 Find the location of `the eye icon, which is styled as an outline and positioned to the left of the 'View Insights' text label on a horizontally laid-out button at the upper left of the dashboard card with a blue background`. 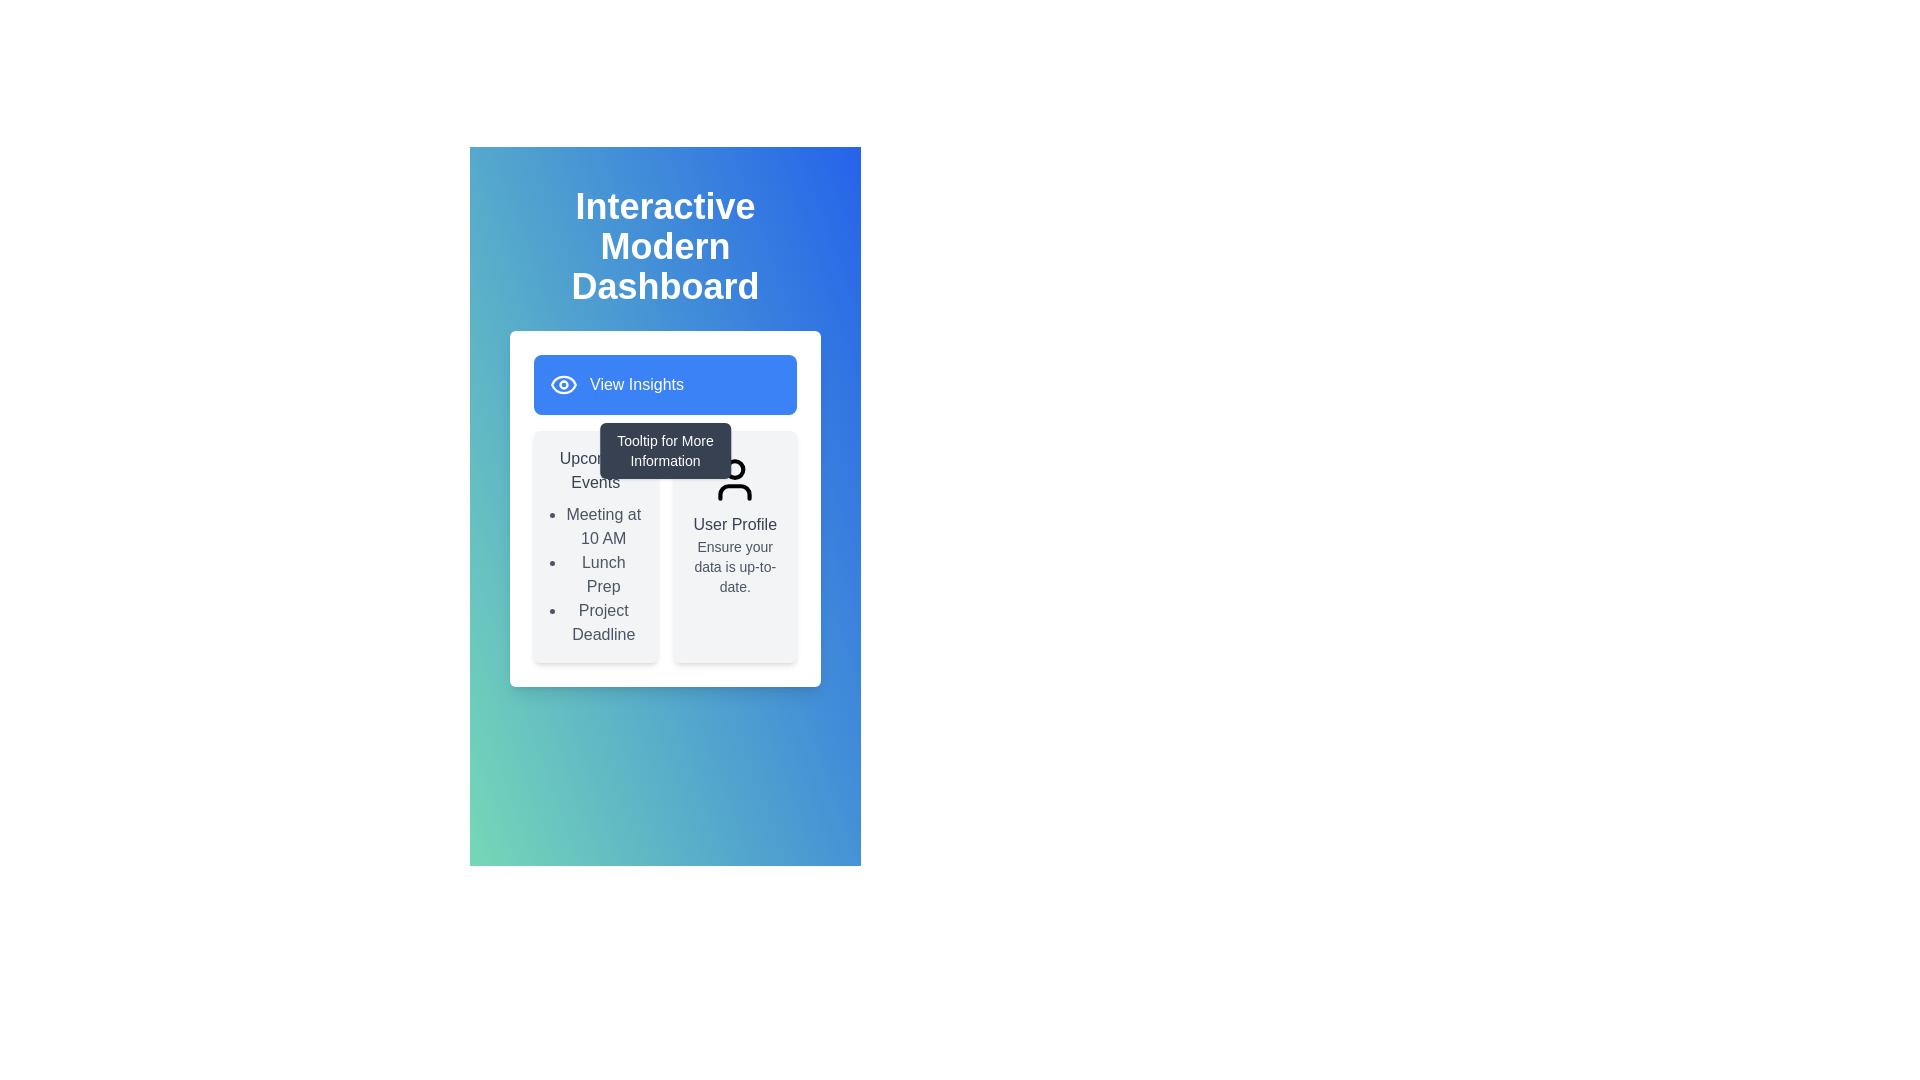

the eye icon, which is styled as an outline and positioned to the left of the 'View Insights' text label on a horizontally laid-out button at the upper left of the dashboard card with a blue background is located at coordinates (563, 385).